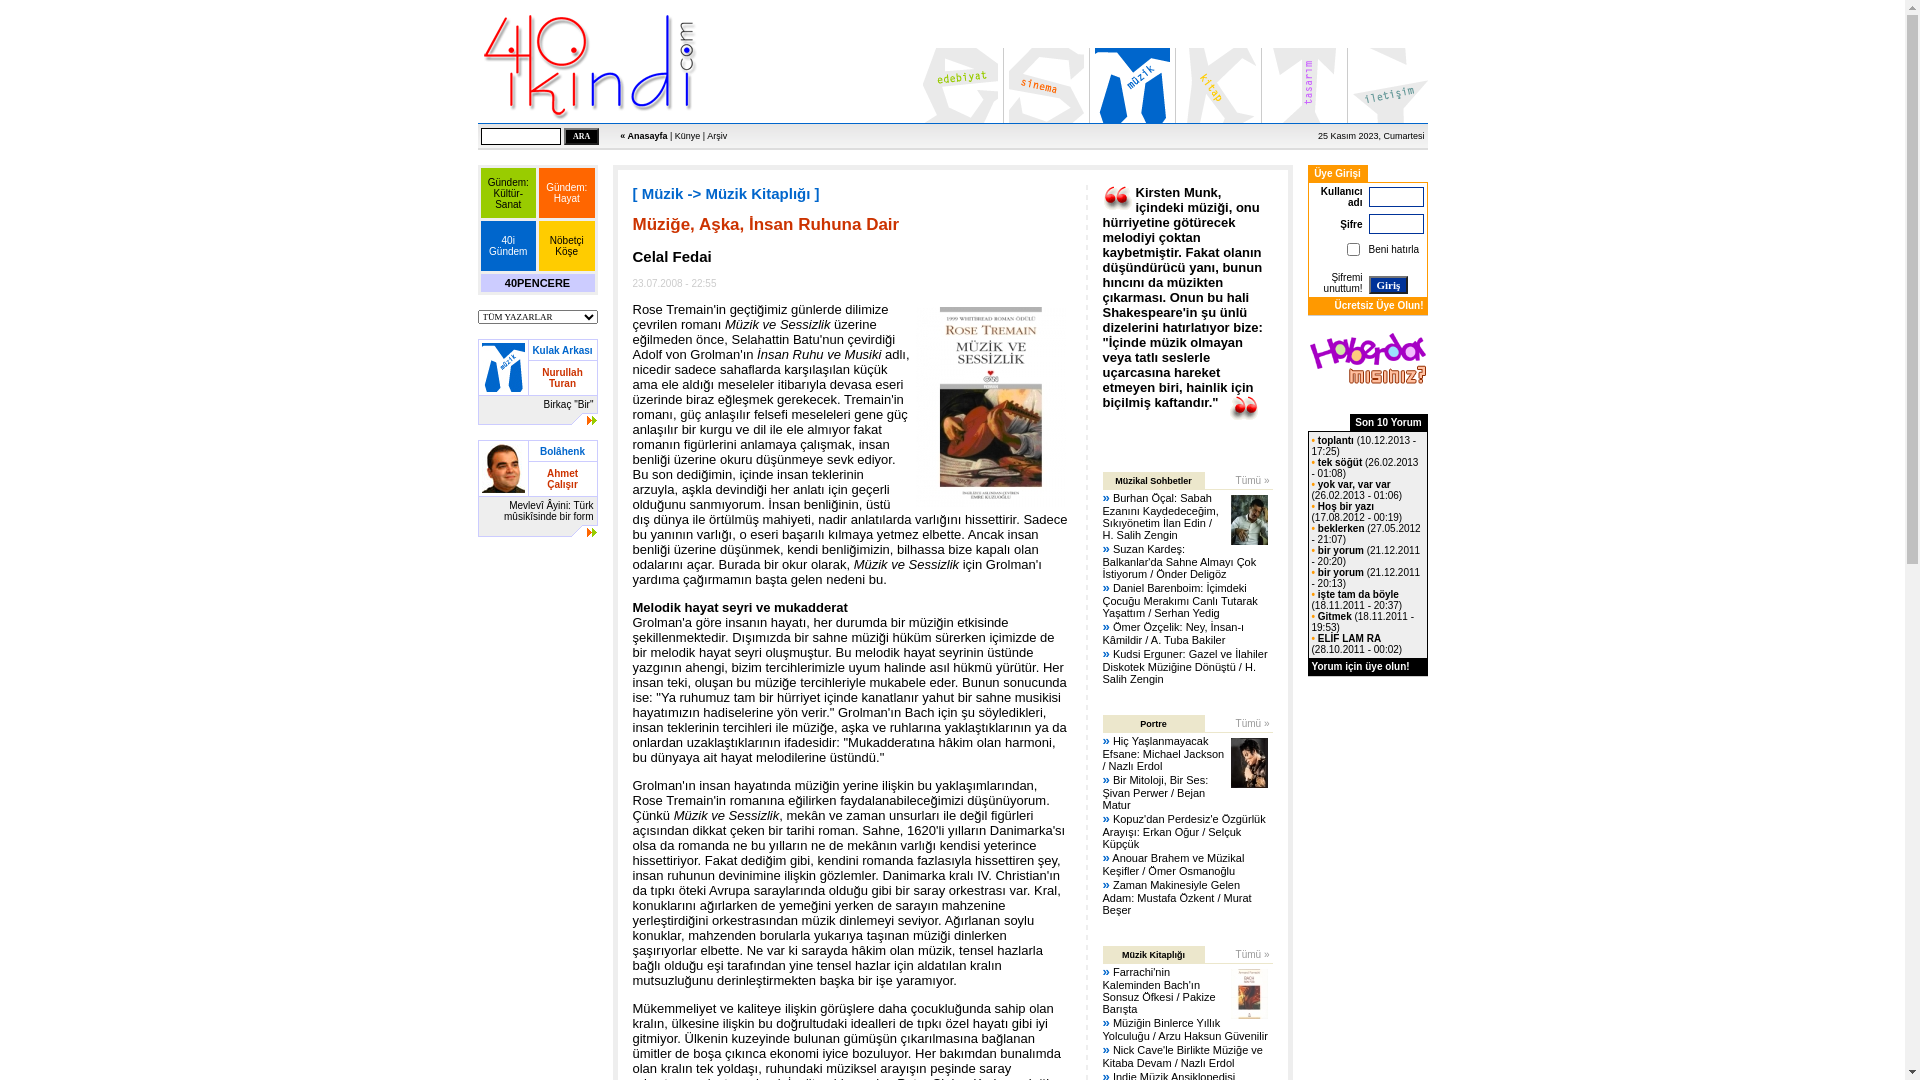 The height and width of the screenshot is (1080, 1920). I want to click on 'Kitap', so click(1216, 84).